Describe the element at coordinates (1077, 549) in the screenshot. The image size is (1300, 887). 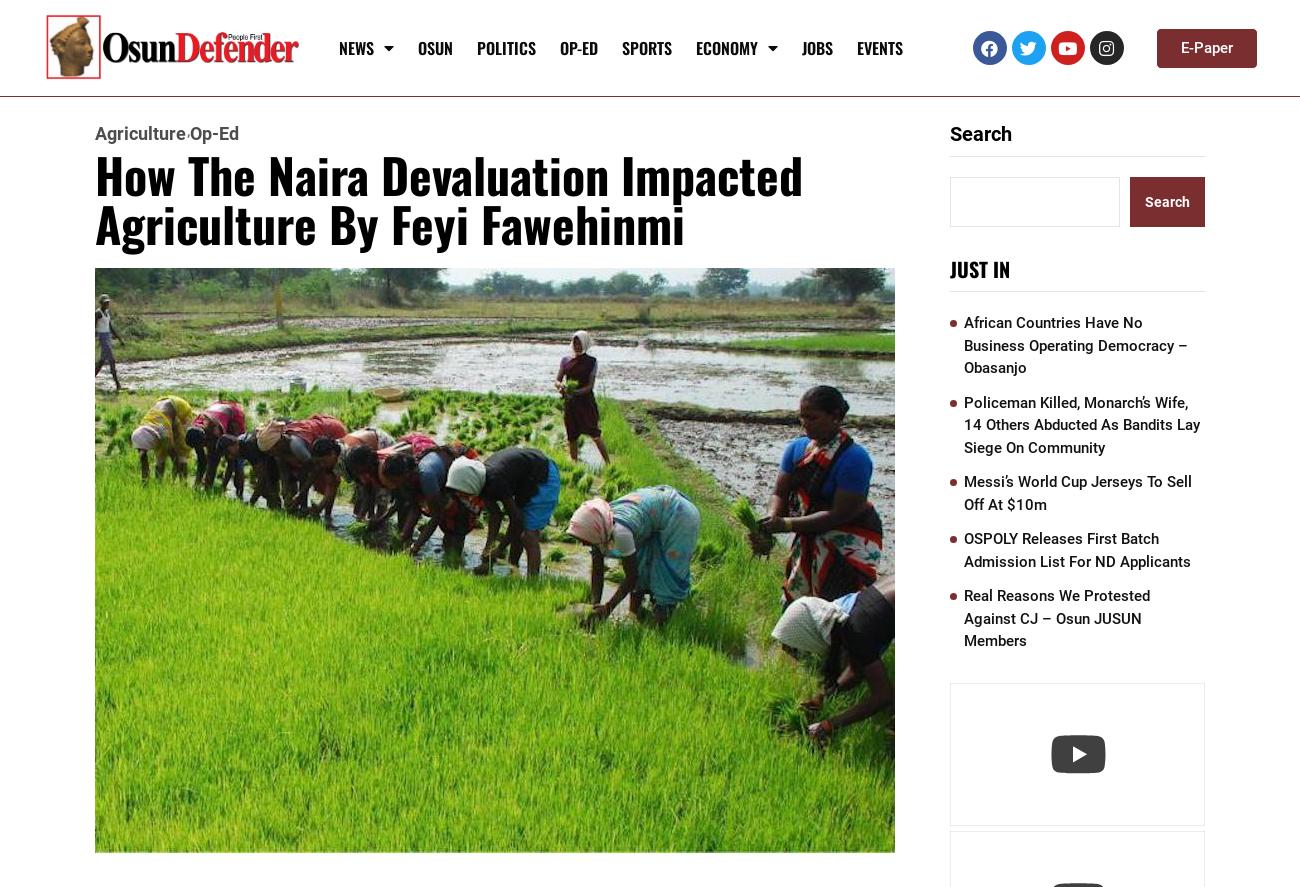
I see `'OSPOLY Releases First Batch Admission List For ND Applicants'` at that location.